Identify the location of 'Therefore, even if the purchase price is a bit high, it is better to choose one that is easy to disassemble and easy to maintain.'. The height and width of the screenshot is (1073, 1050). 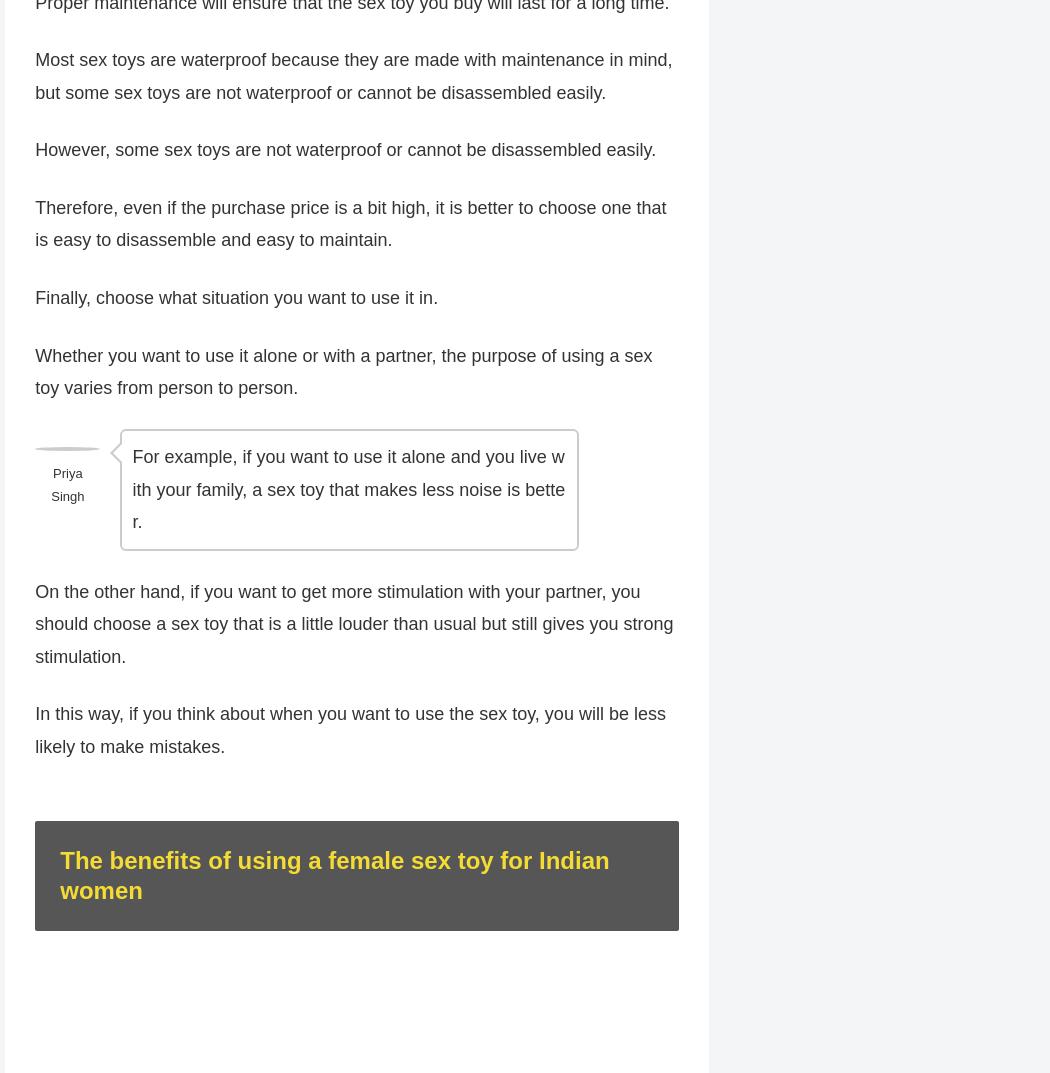
(349, 225).